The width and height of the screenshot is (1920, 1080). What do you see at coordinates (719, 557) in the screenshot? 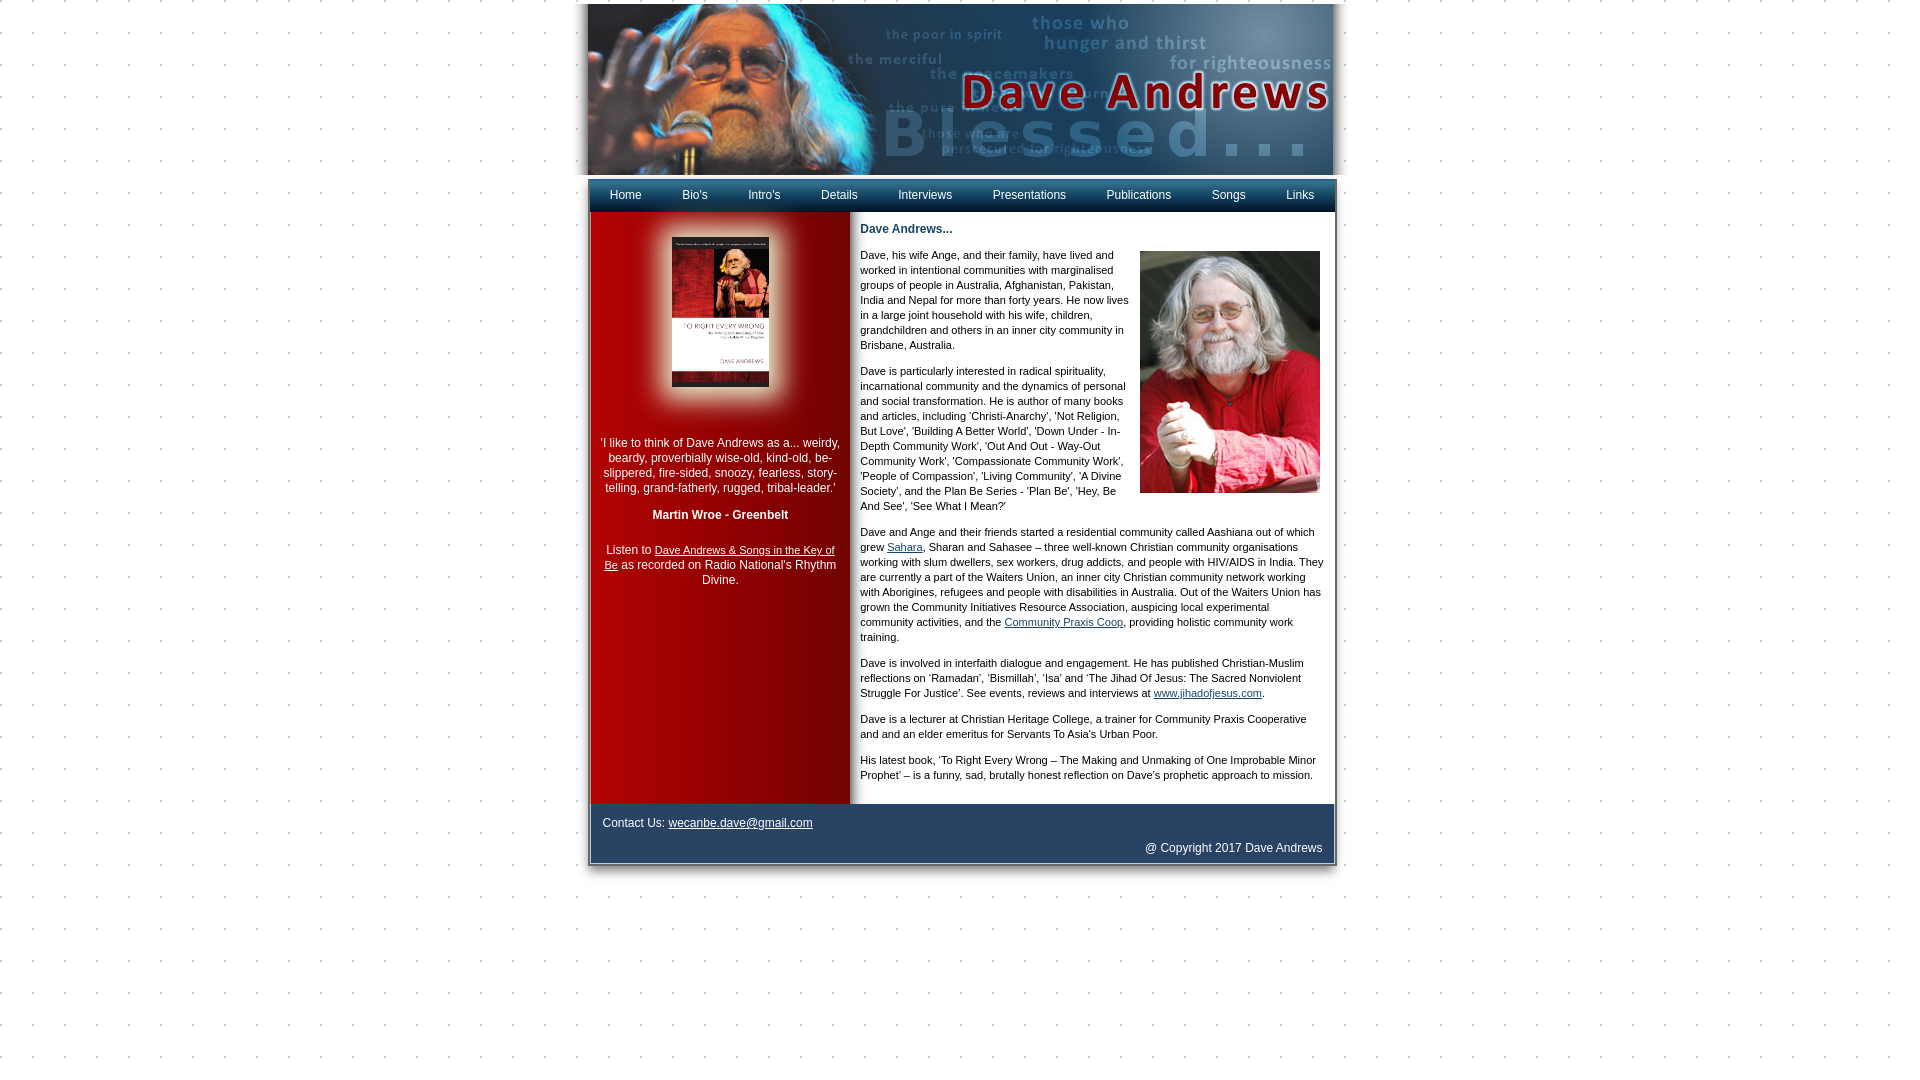
I see `'Dave Andrews & Songs in the Key of Be'` at bounding box center [719, 557].